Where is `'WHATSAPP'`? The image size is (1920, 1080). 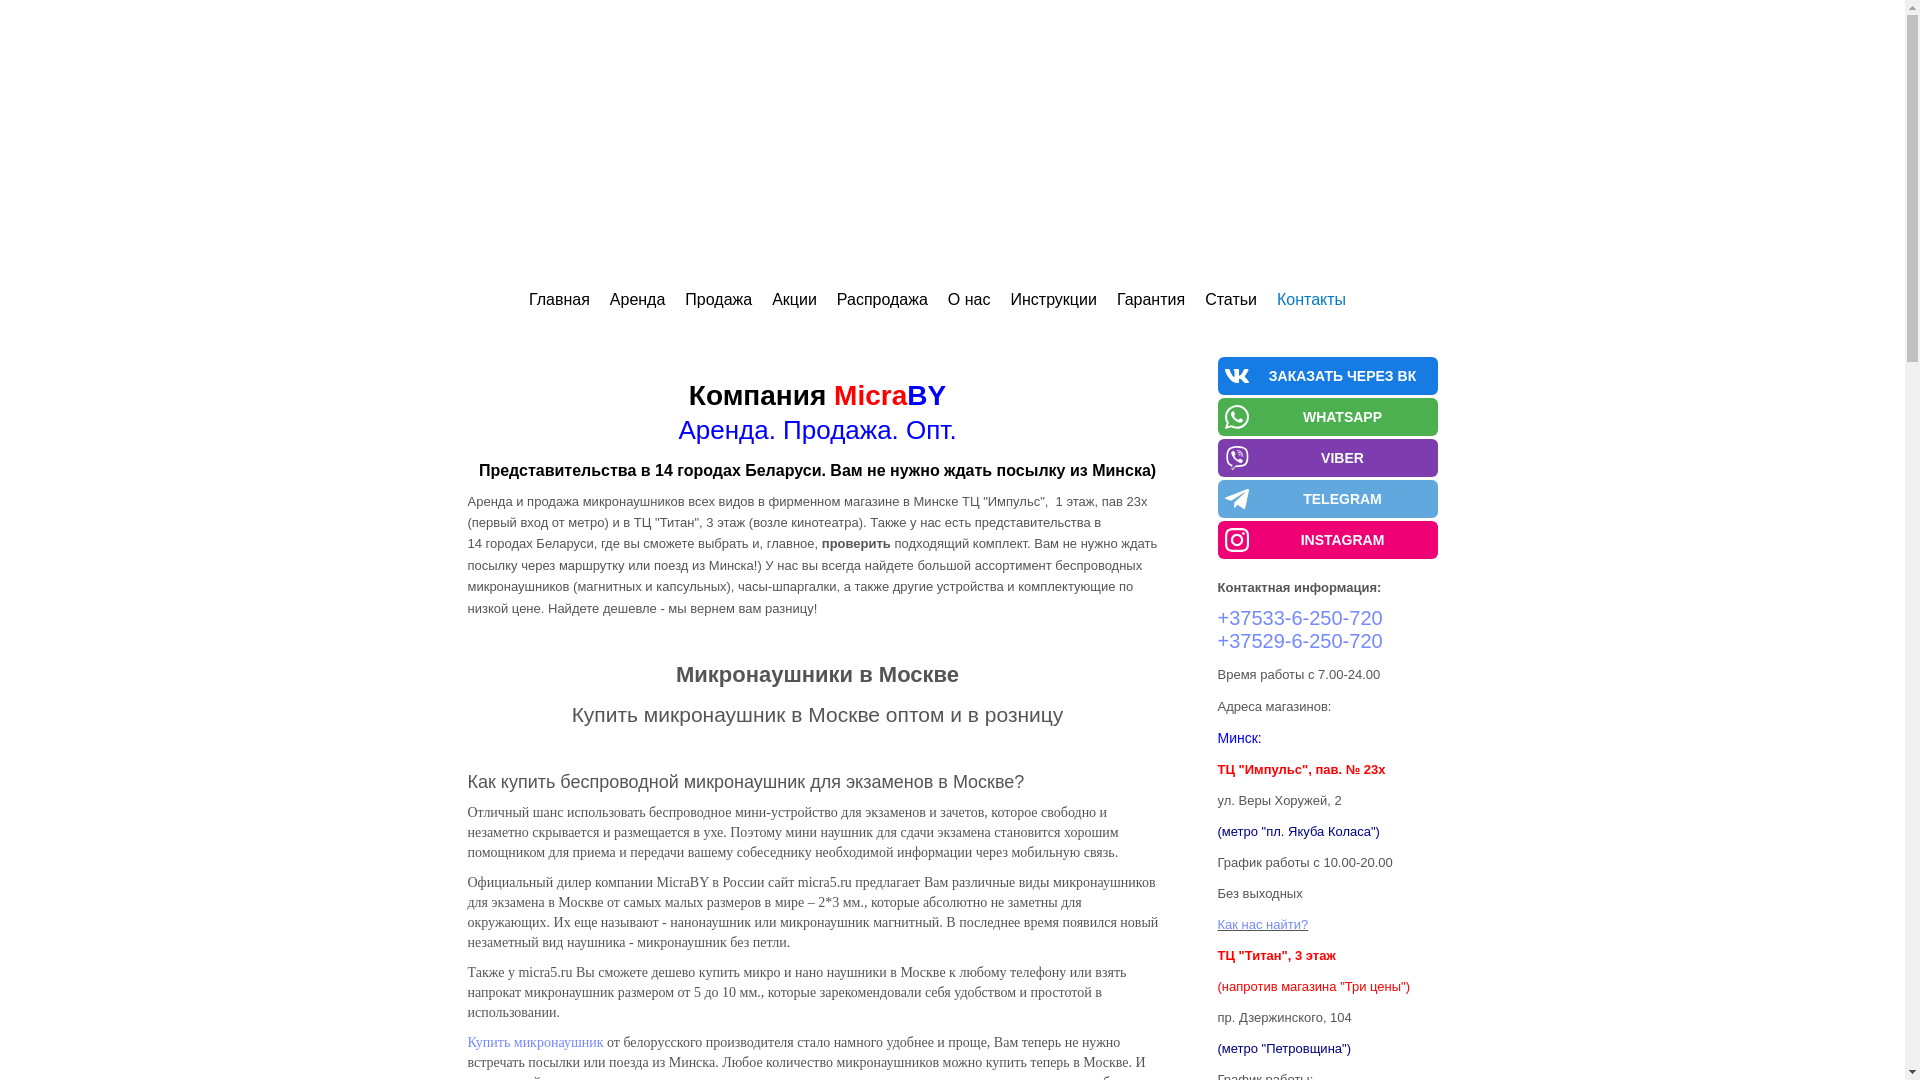 'WHATSAPP' is located at coordinates (1328, 415).